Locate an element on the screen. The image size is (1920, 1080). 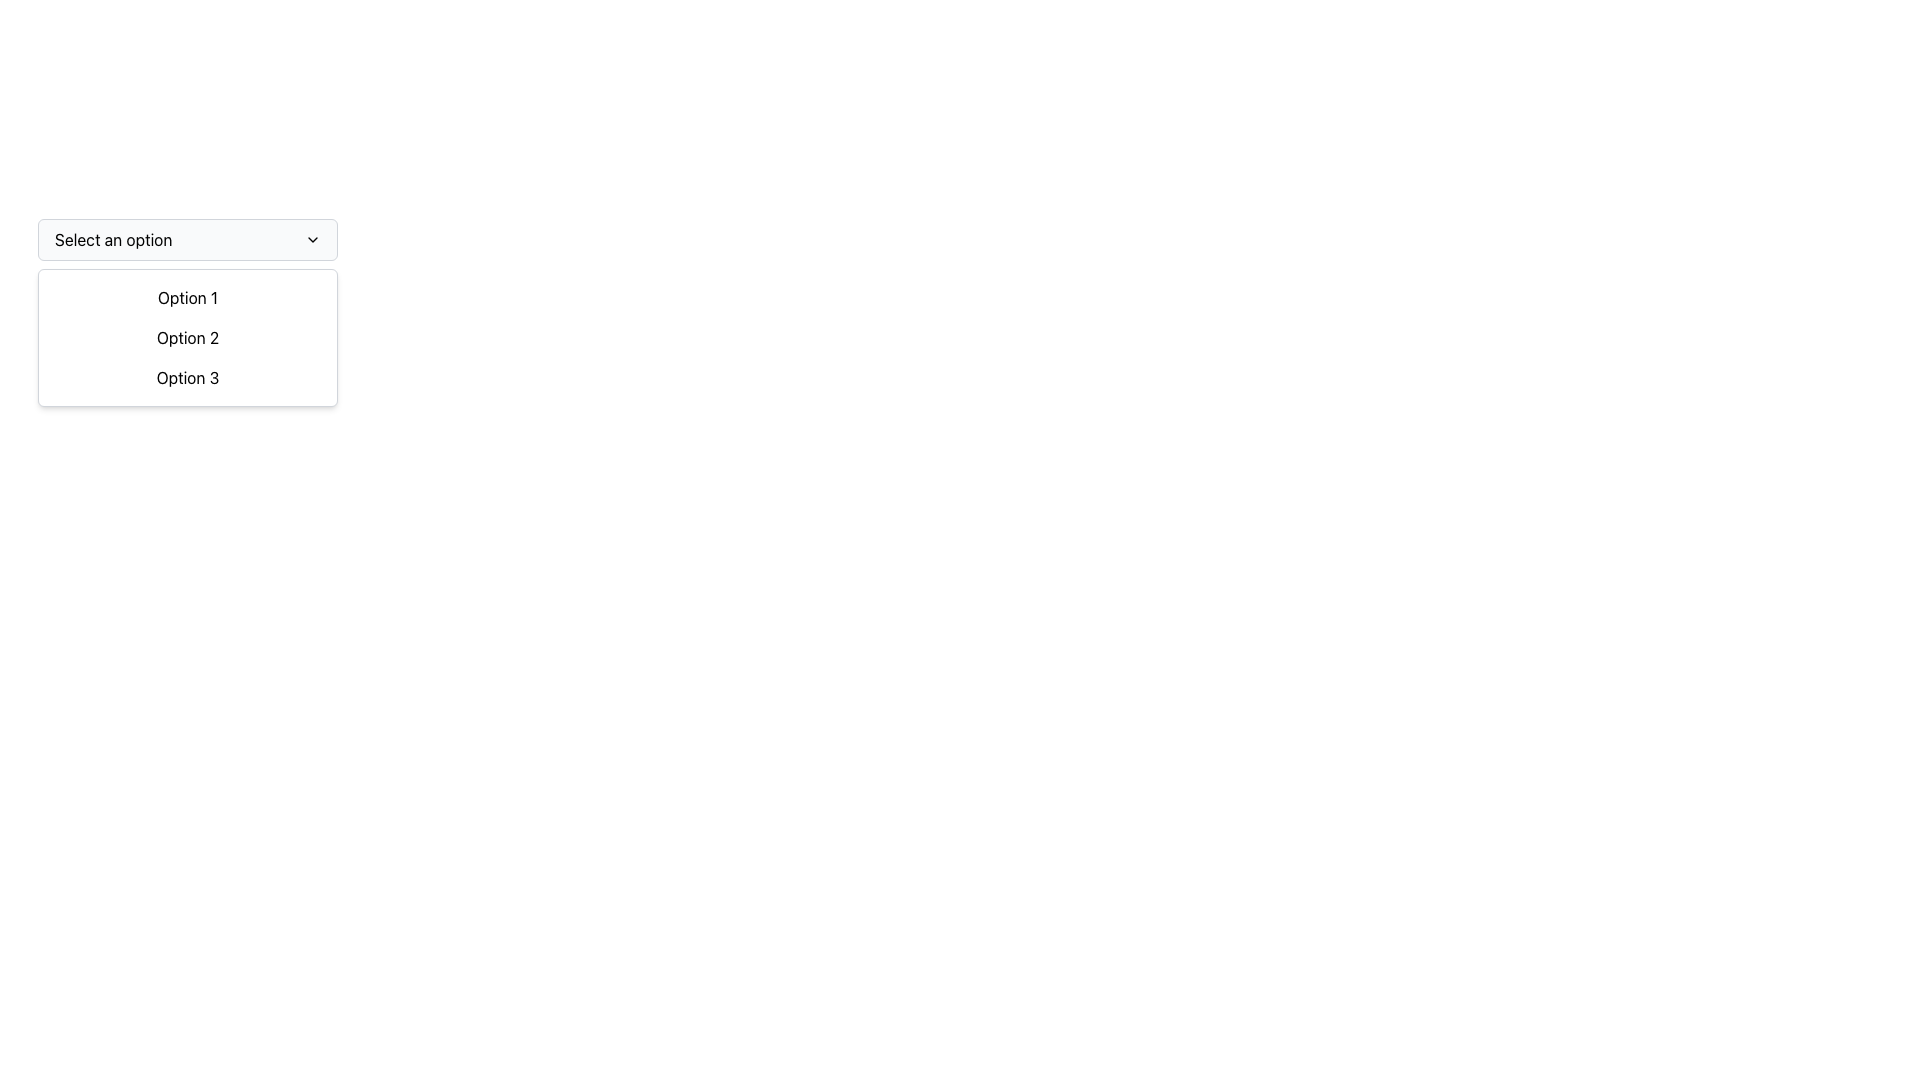
the 'Option 2' in the dropdown menu to change its background color is located at coordinates (187, 337).